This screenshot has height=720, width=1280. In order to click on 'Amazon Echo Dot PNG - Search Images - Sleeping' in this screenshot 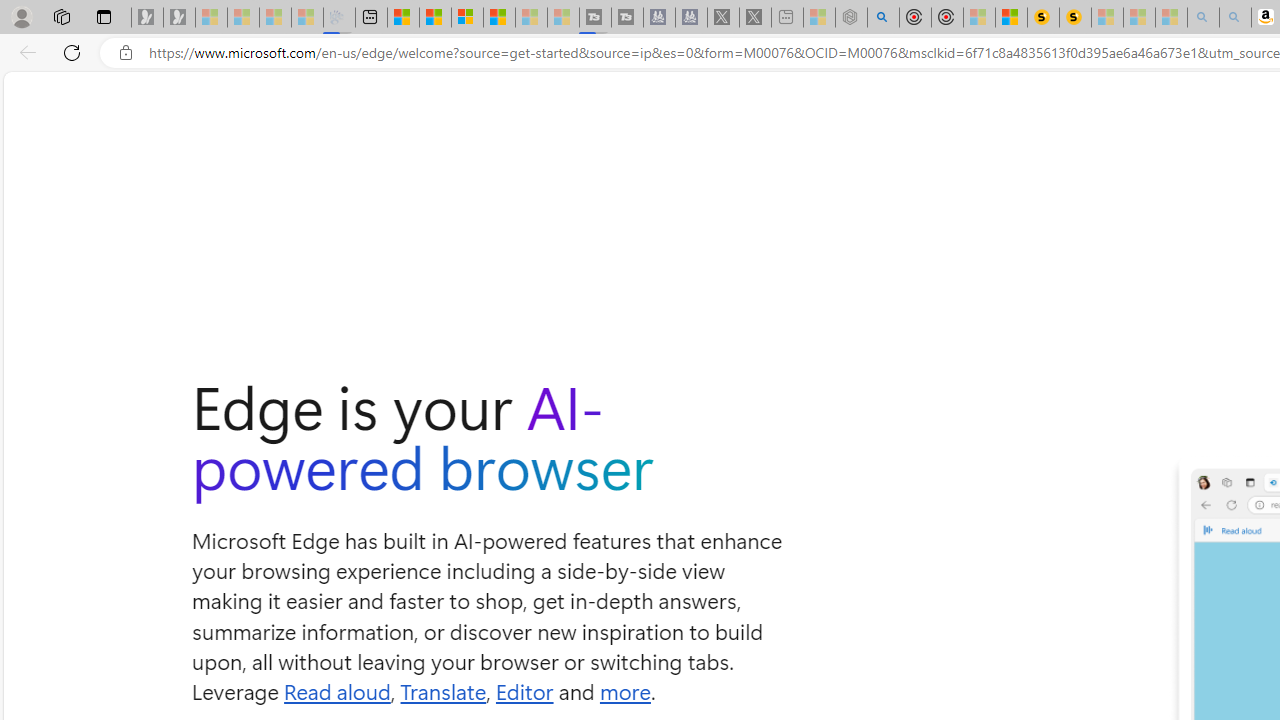, I will do `click(1234, 17)`.